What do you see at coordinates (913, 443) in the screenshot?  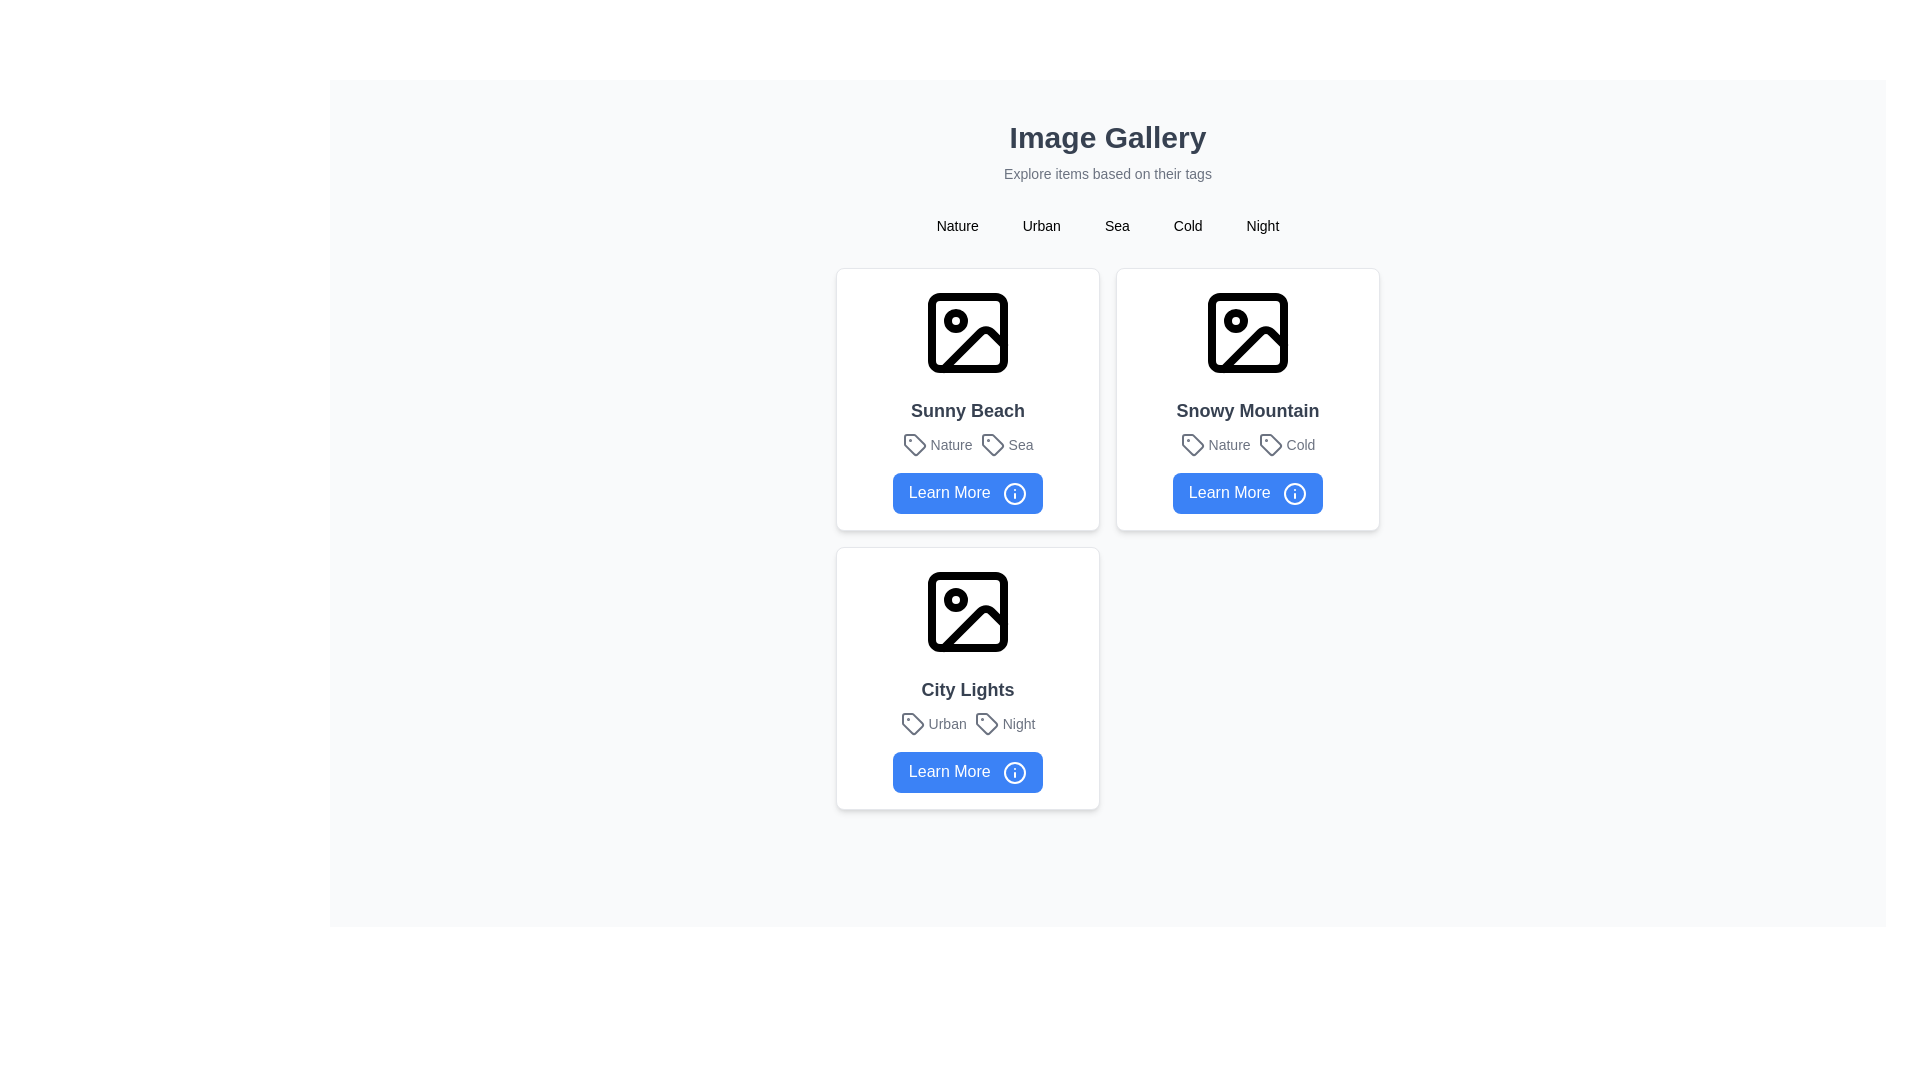 I see `the tag-like icon within the 'Sunny Beach' card, which visually signifies or annotates the item type, positioned between 'Nature' and 'Sea'` at bounding box center [913, 443].